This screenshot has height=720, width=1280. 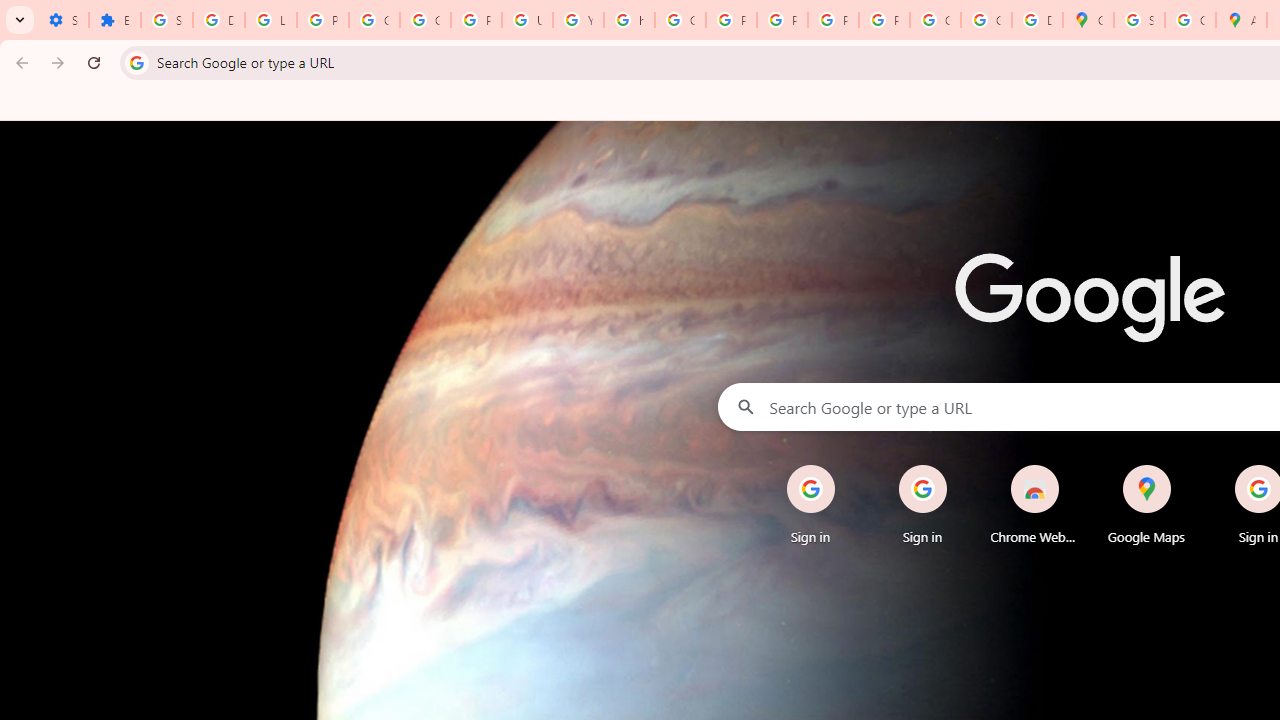 What do you see at coordinates (577, 20) in the screenshot?
I see `'YouTube'` at bounding box center [577, 20].